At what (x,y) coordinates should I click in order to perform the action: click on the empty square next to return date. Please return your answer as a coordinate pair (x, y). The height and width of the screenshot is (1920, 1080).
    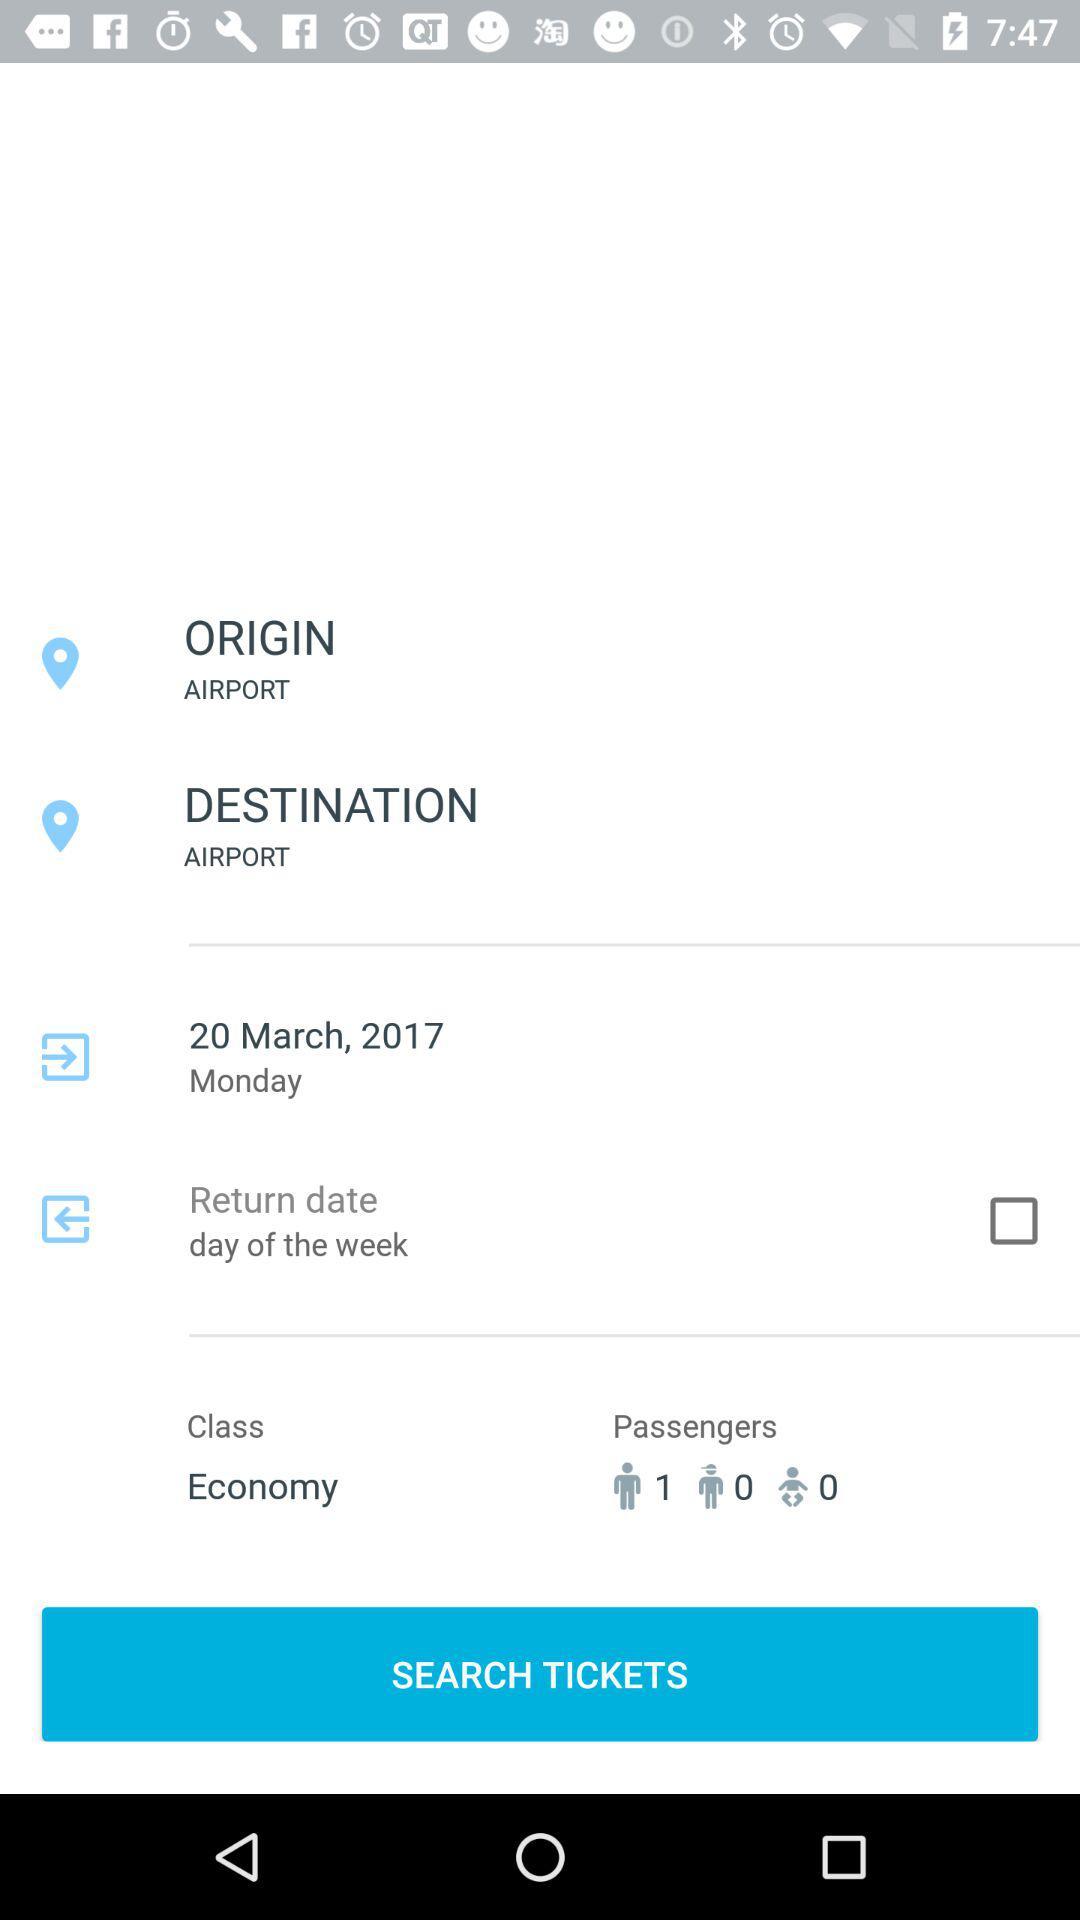
    Looking at the image, I should click on (1014, 1219).